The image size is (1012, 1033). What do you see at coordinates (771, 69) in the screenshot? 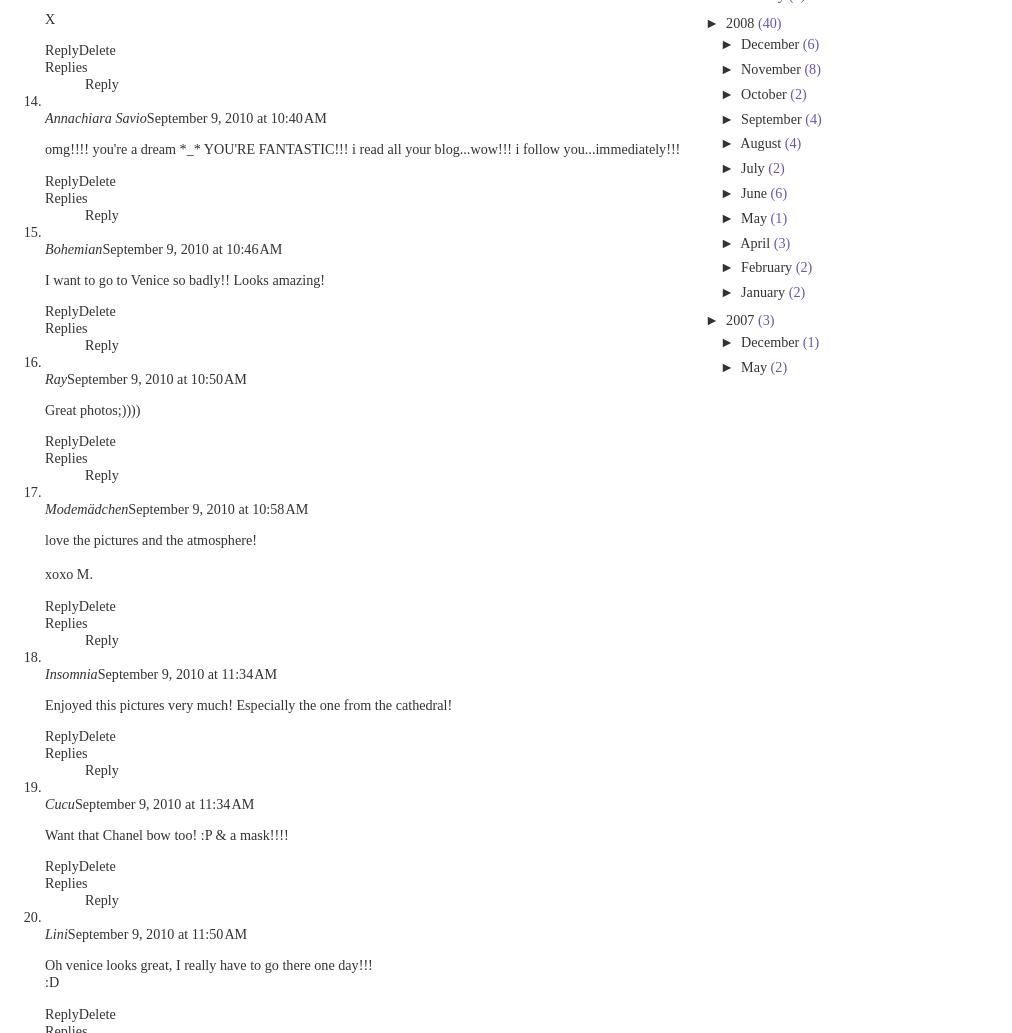
I see `'November'` at bounding box center [771, 69].